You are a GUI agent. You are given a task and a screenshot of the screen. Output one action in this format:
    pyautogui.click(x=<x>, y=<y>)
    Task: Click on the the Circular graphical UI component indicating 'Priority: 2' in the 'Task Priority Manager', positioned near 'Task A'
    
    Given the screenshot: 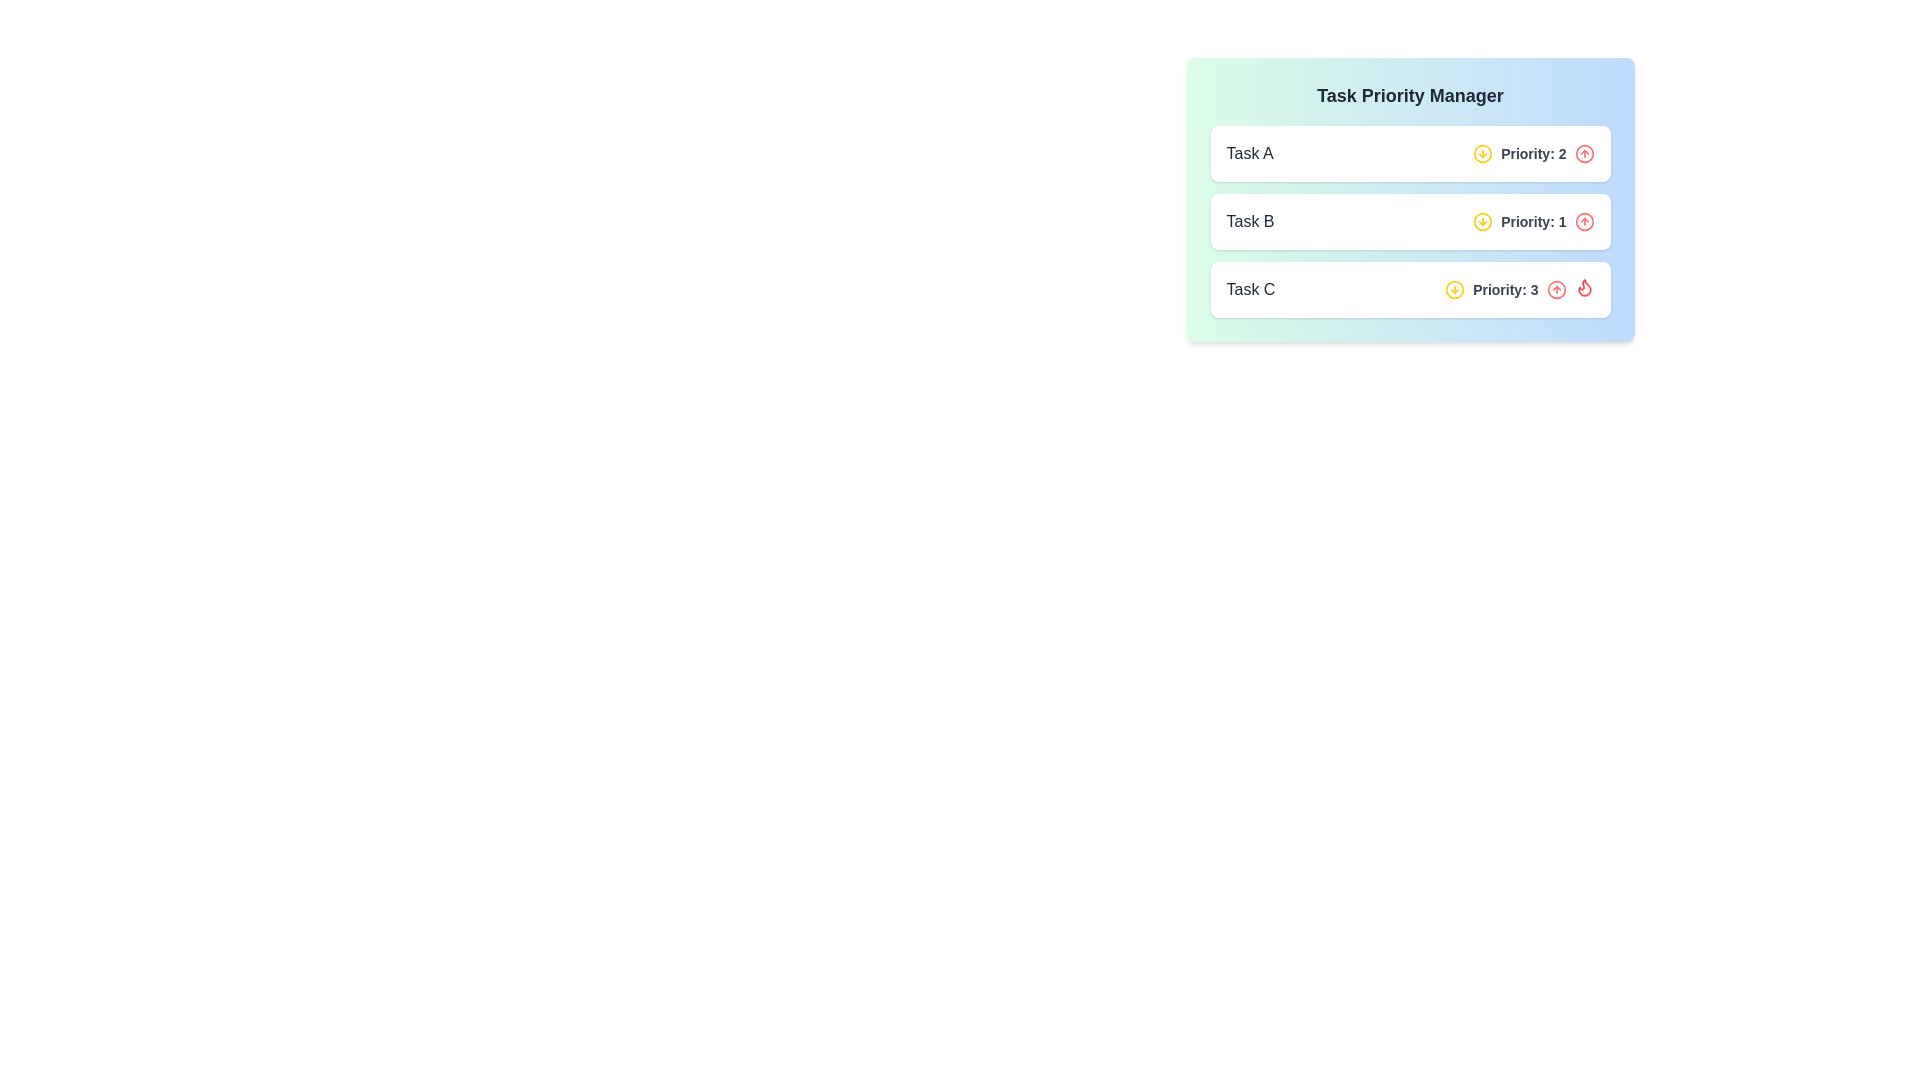 What is the action you would take?
    pyautogui.click(x=1483, y=222)
    